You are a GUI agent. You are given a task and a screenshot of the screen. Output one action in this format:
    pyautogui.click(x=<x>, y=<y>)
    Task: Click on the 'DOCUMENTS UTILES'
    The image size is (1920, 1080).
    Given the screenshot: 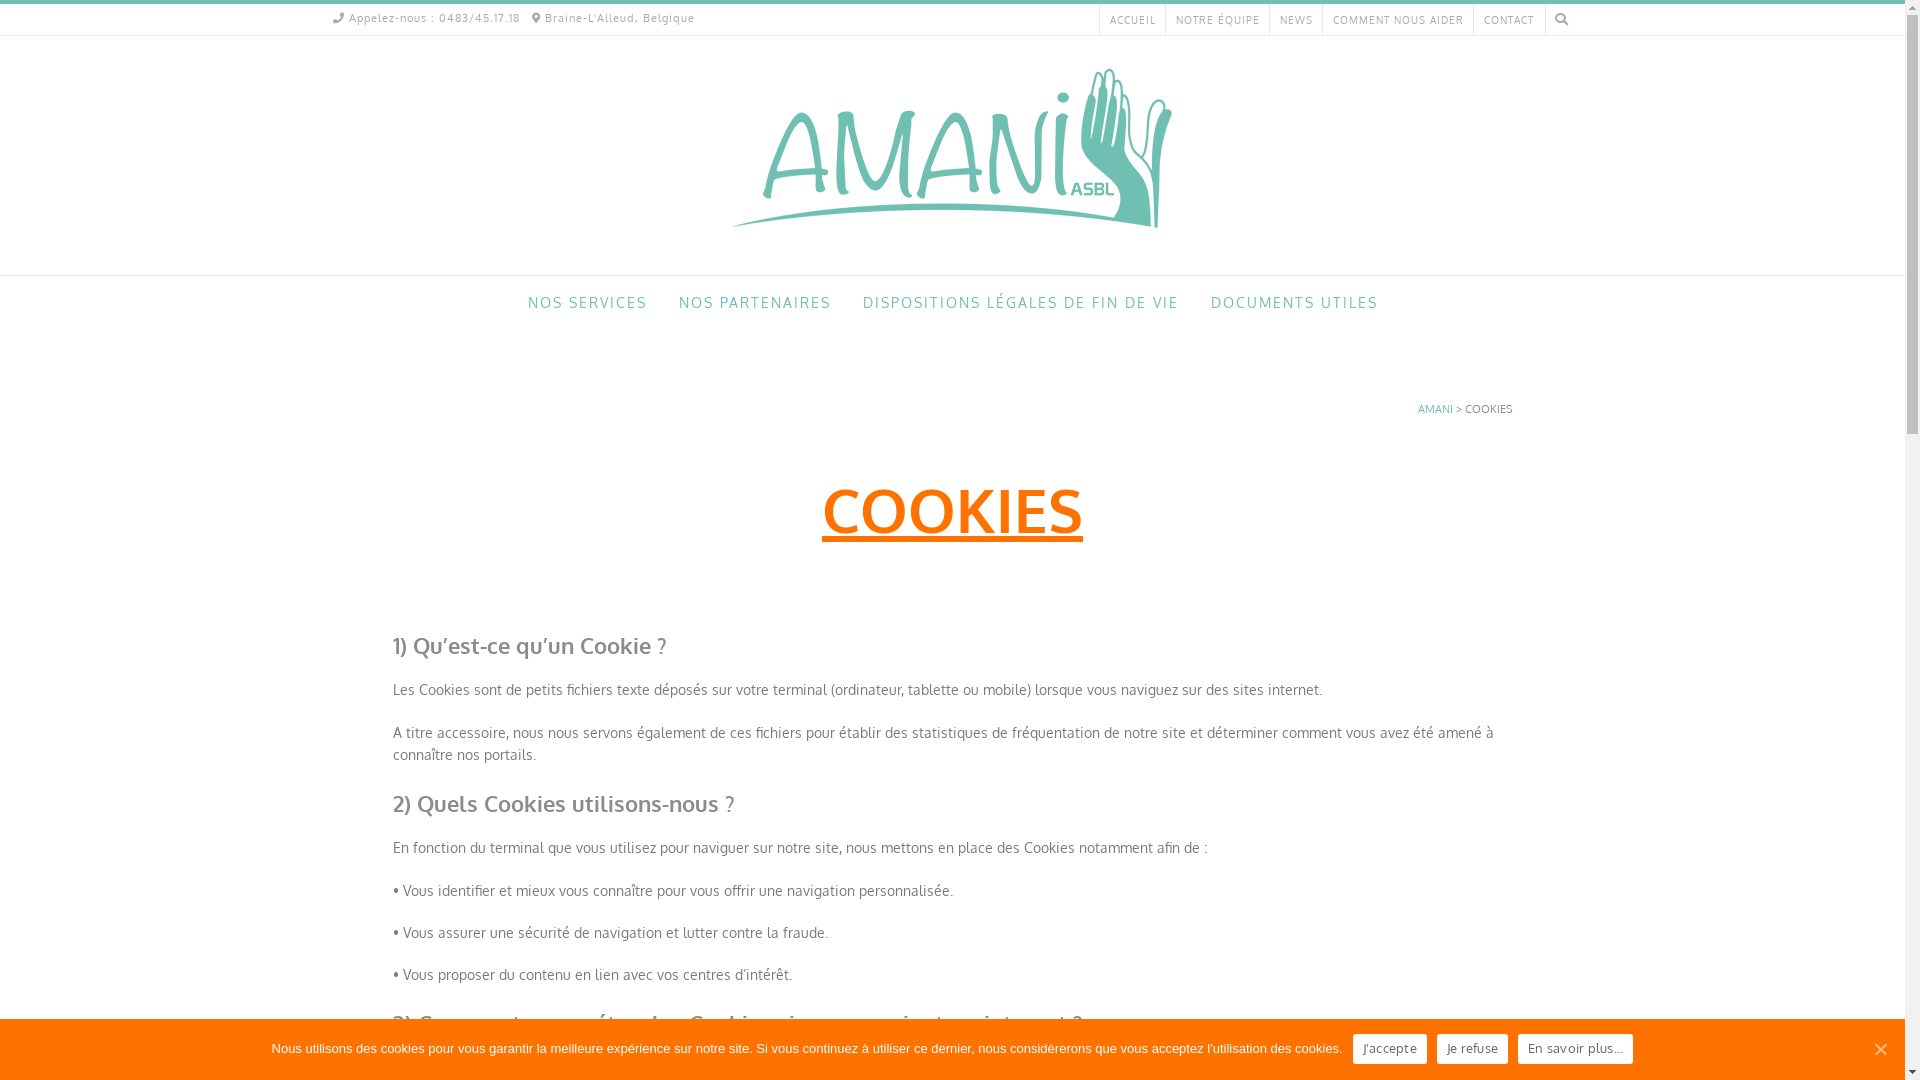 What is the action you would take?
    pyautogui.click(x=1293, y=304)
    